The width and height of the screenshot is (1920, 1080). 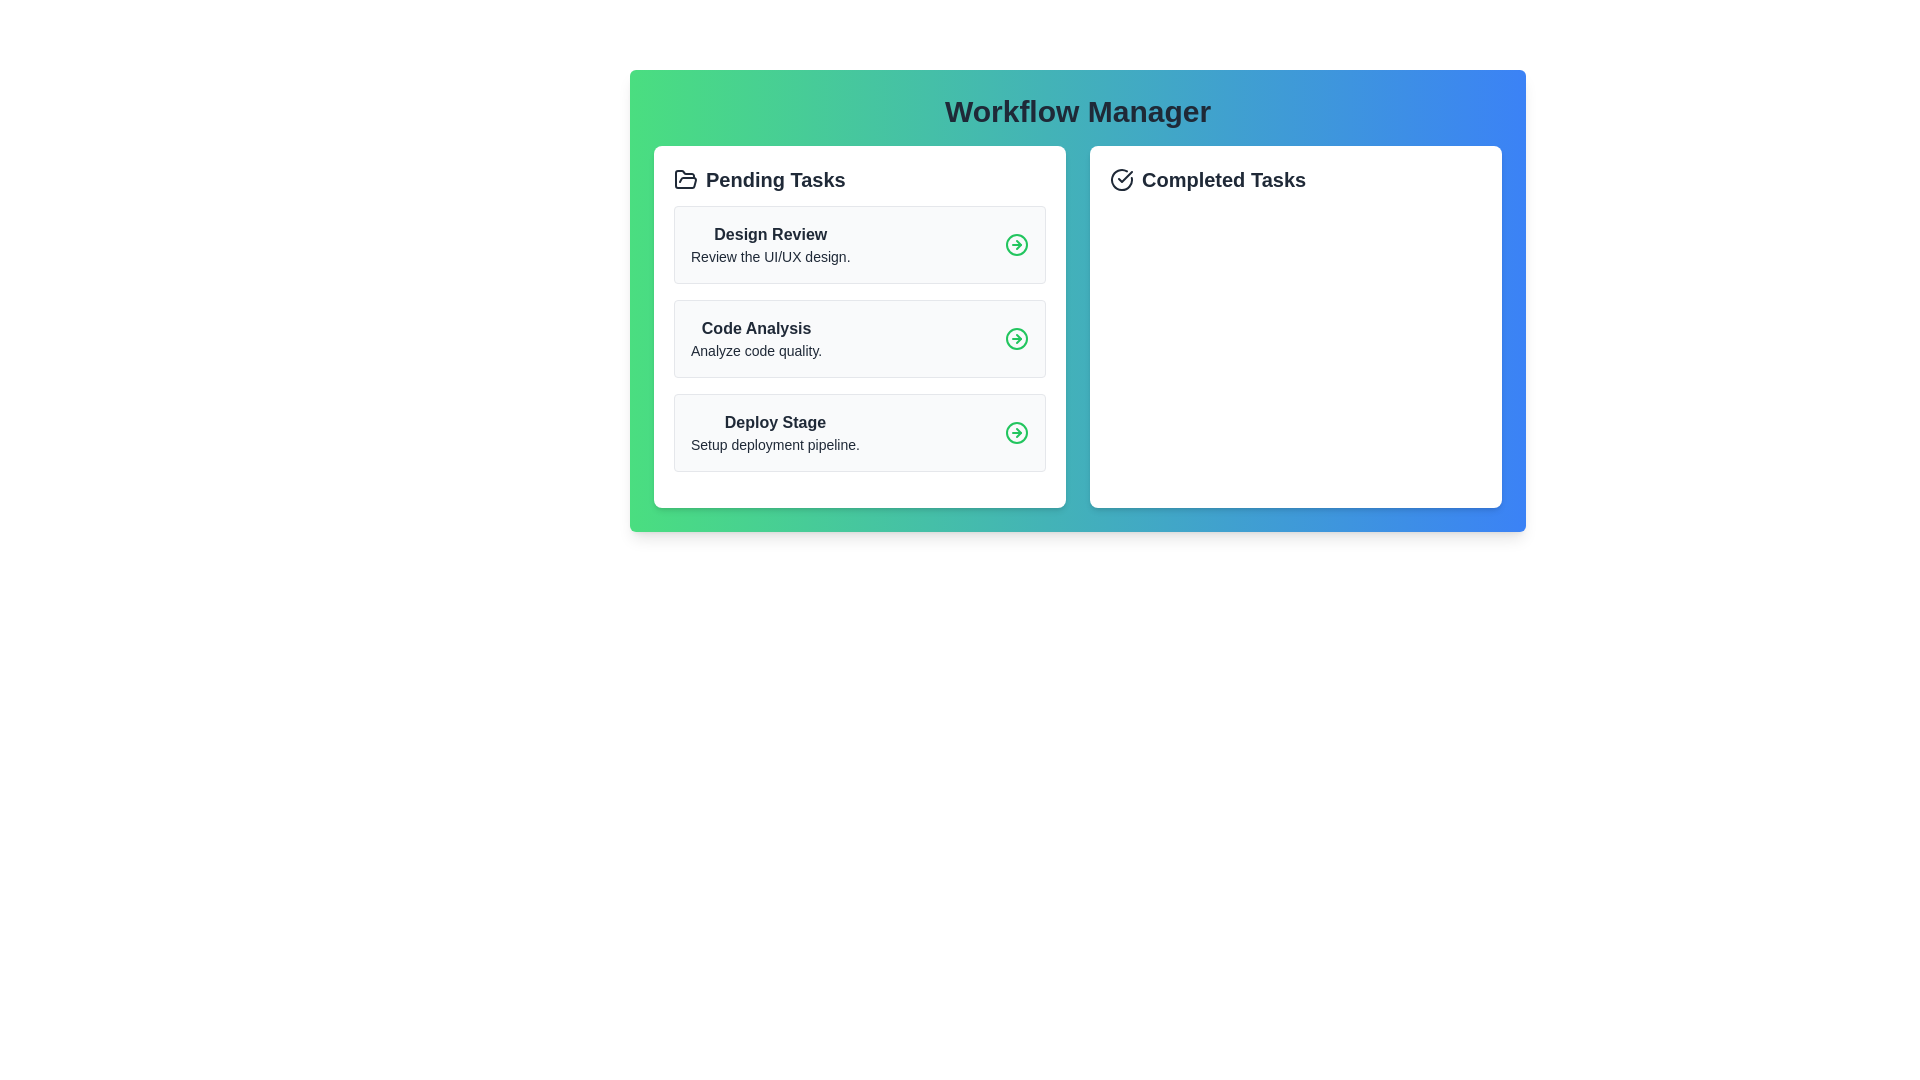 What do you see at coordinates (686, 178) in the screenshot?
I see `the open folder icon located in the 'Pending Tasks' section header, which is the leftmost component in the title bar` at bounding box center [686, 178].